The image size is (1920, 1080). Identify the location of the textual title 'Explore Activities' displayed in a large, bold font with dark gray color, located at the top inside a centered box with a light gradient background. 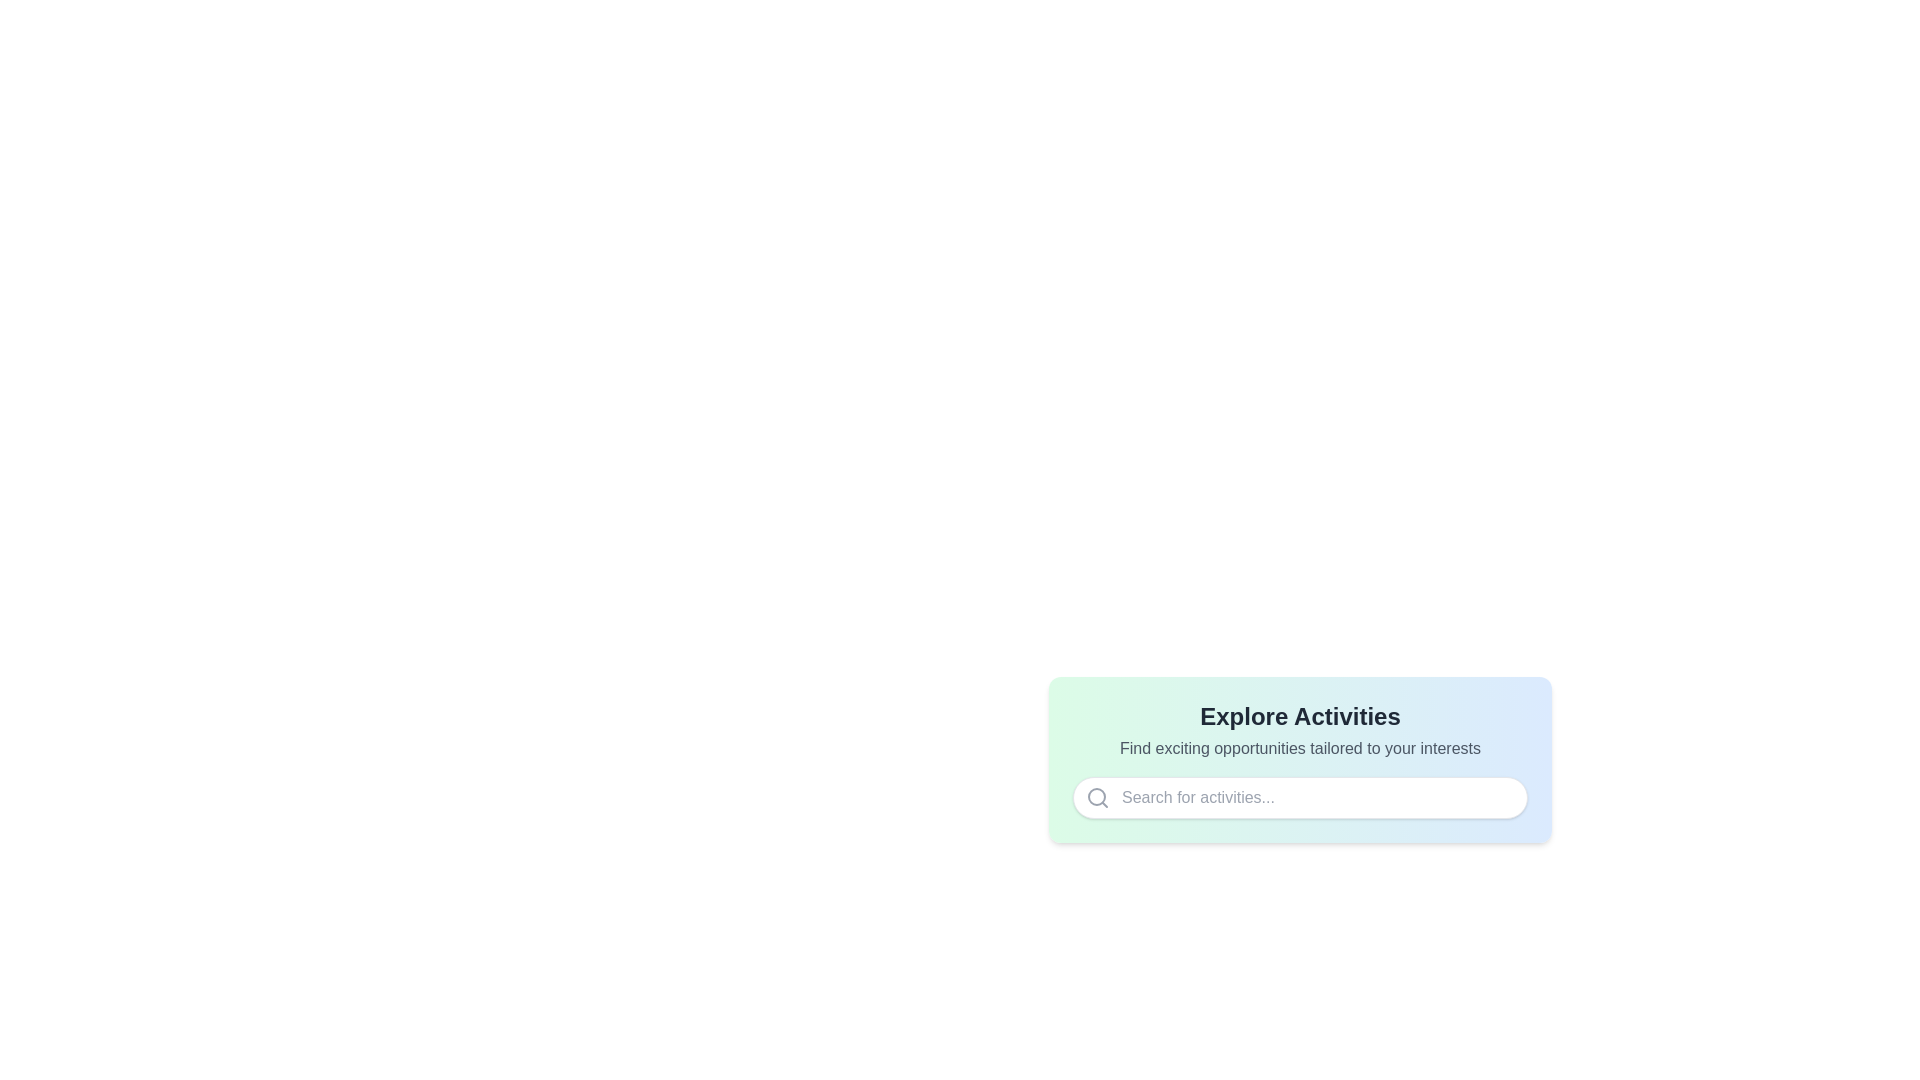
(1300, 716).